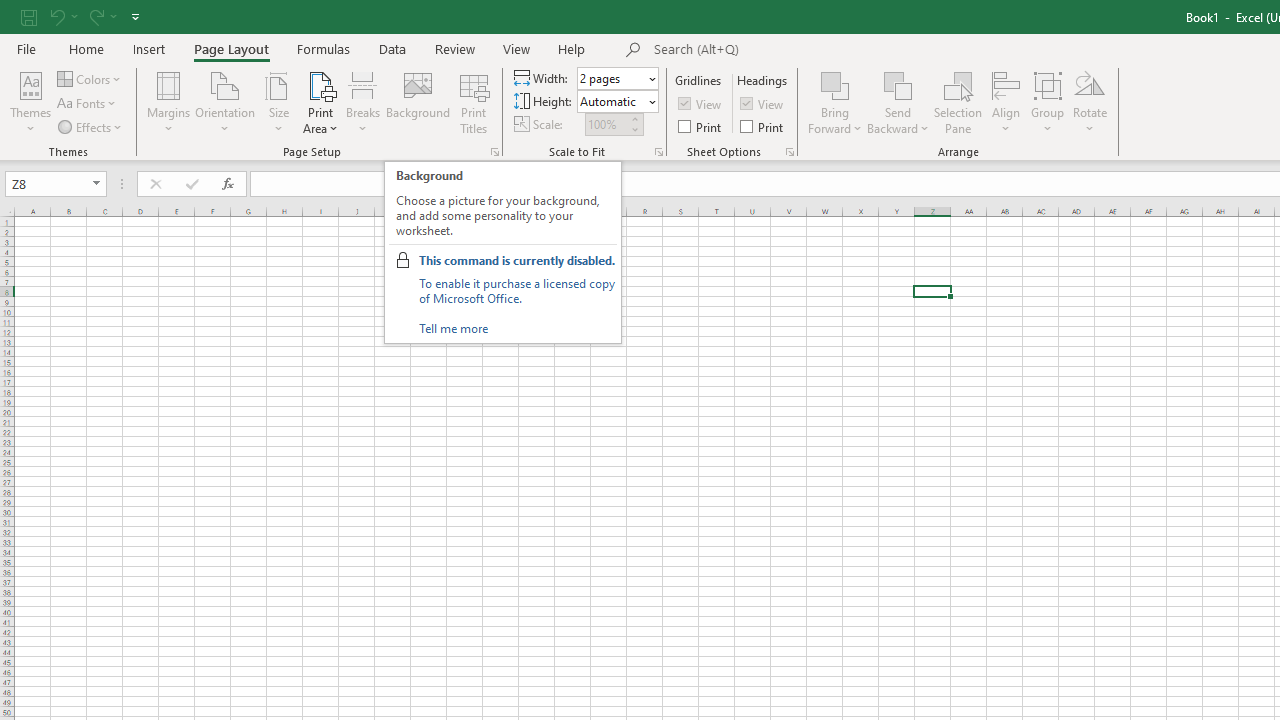 Image resolution: width=1280 pixels, height=720 pixels. I want to click on 'Selection Pane...', so click(957, 103).